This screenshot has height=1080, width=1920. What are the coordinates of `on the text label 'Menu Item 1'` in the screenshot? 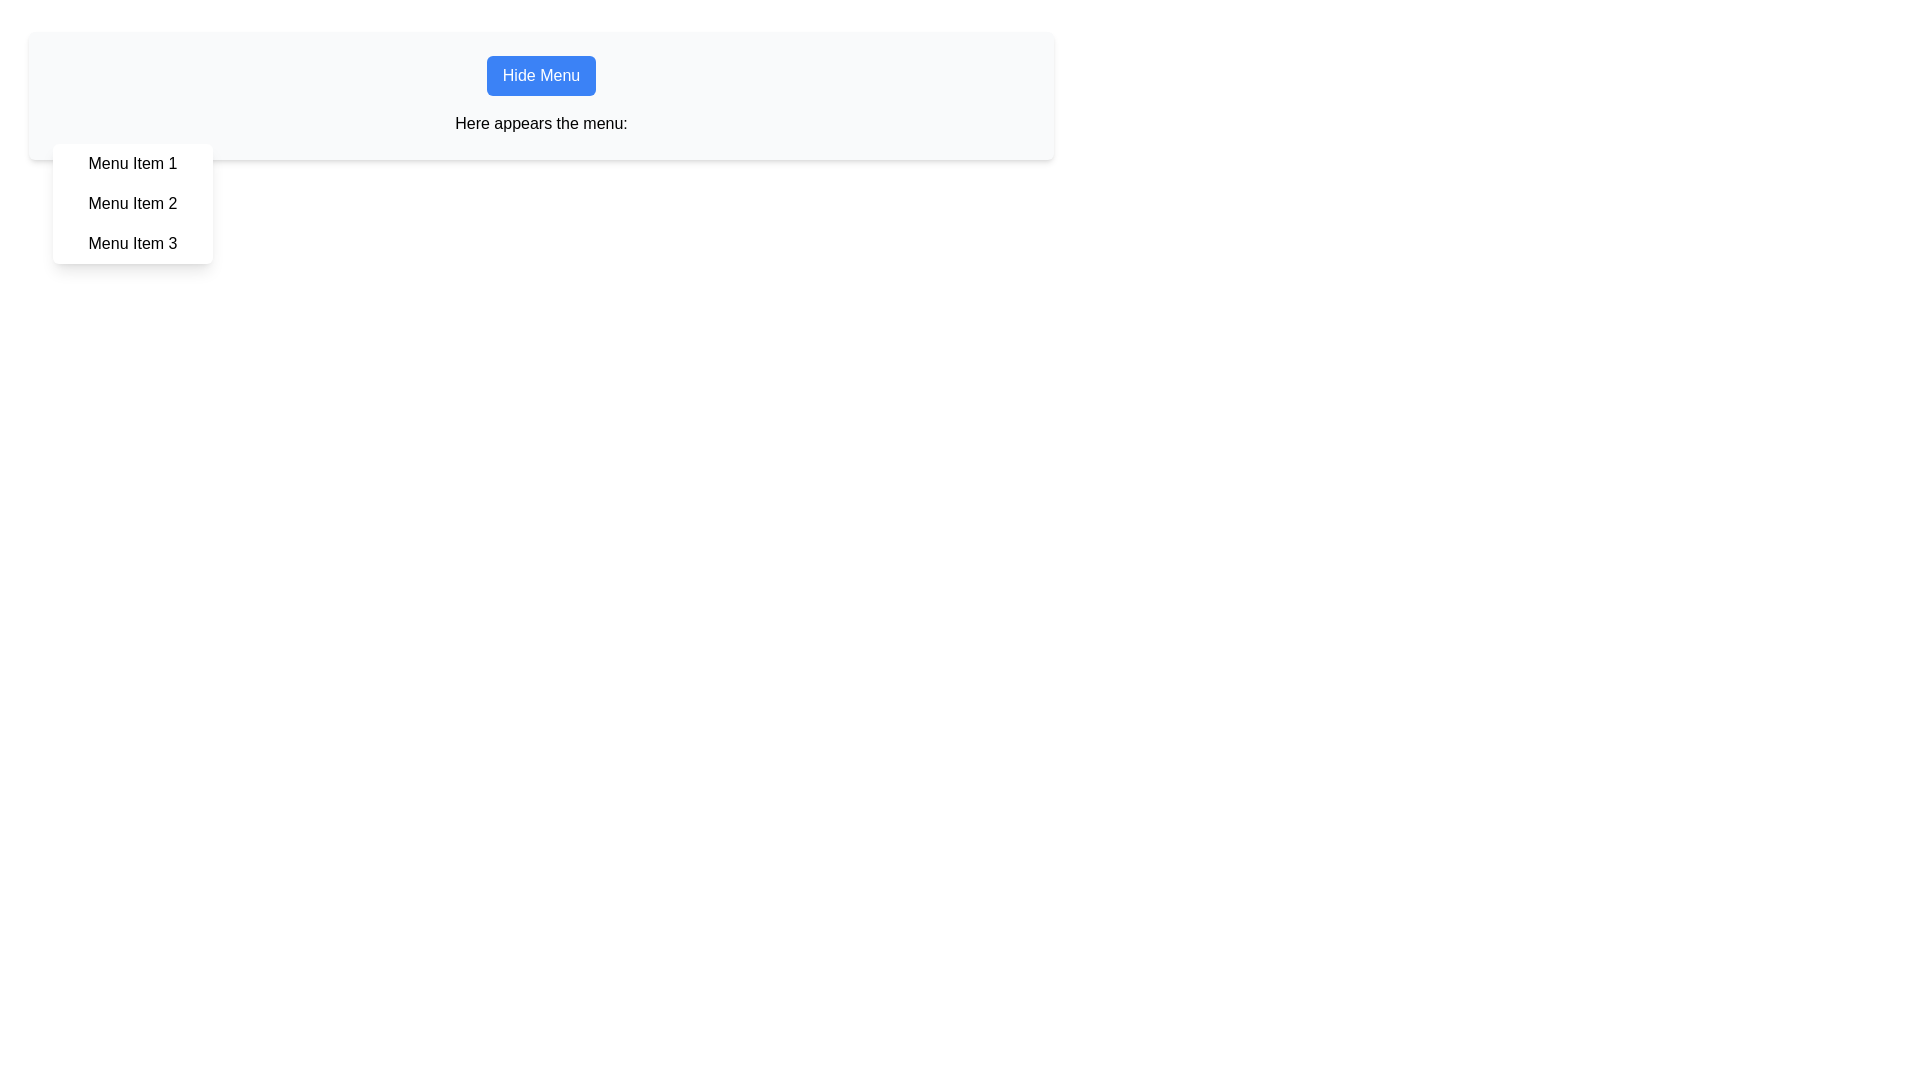 It's located at (132, 163).